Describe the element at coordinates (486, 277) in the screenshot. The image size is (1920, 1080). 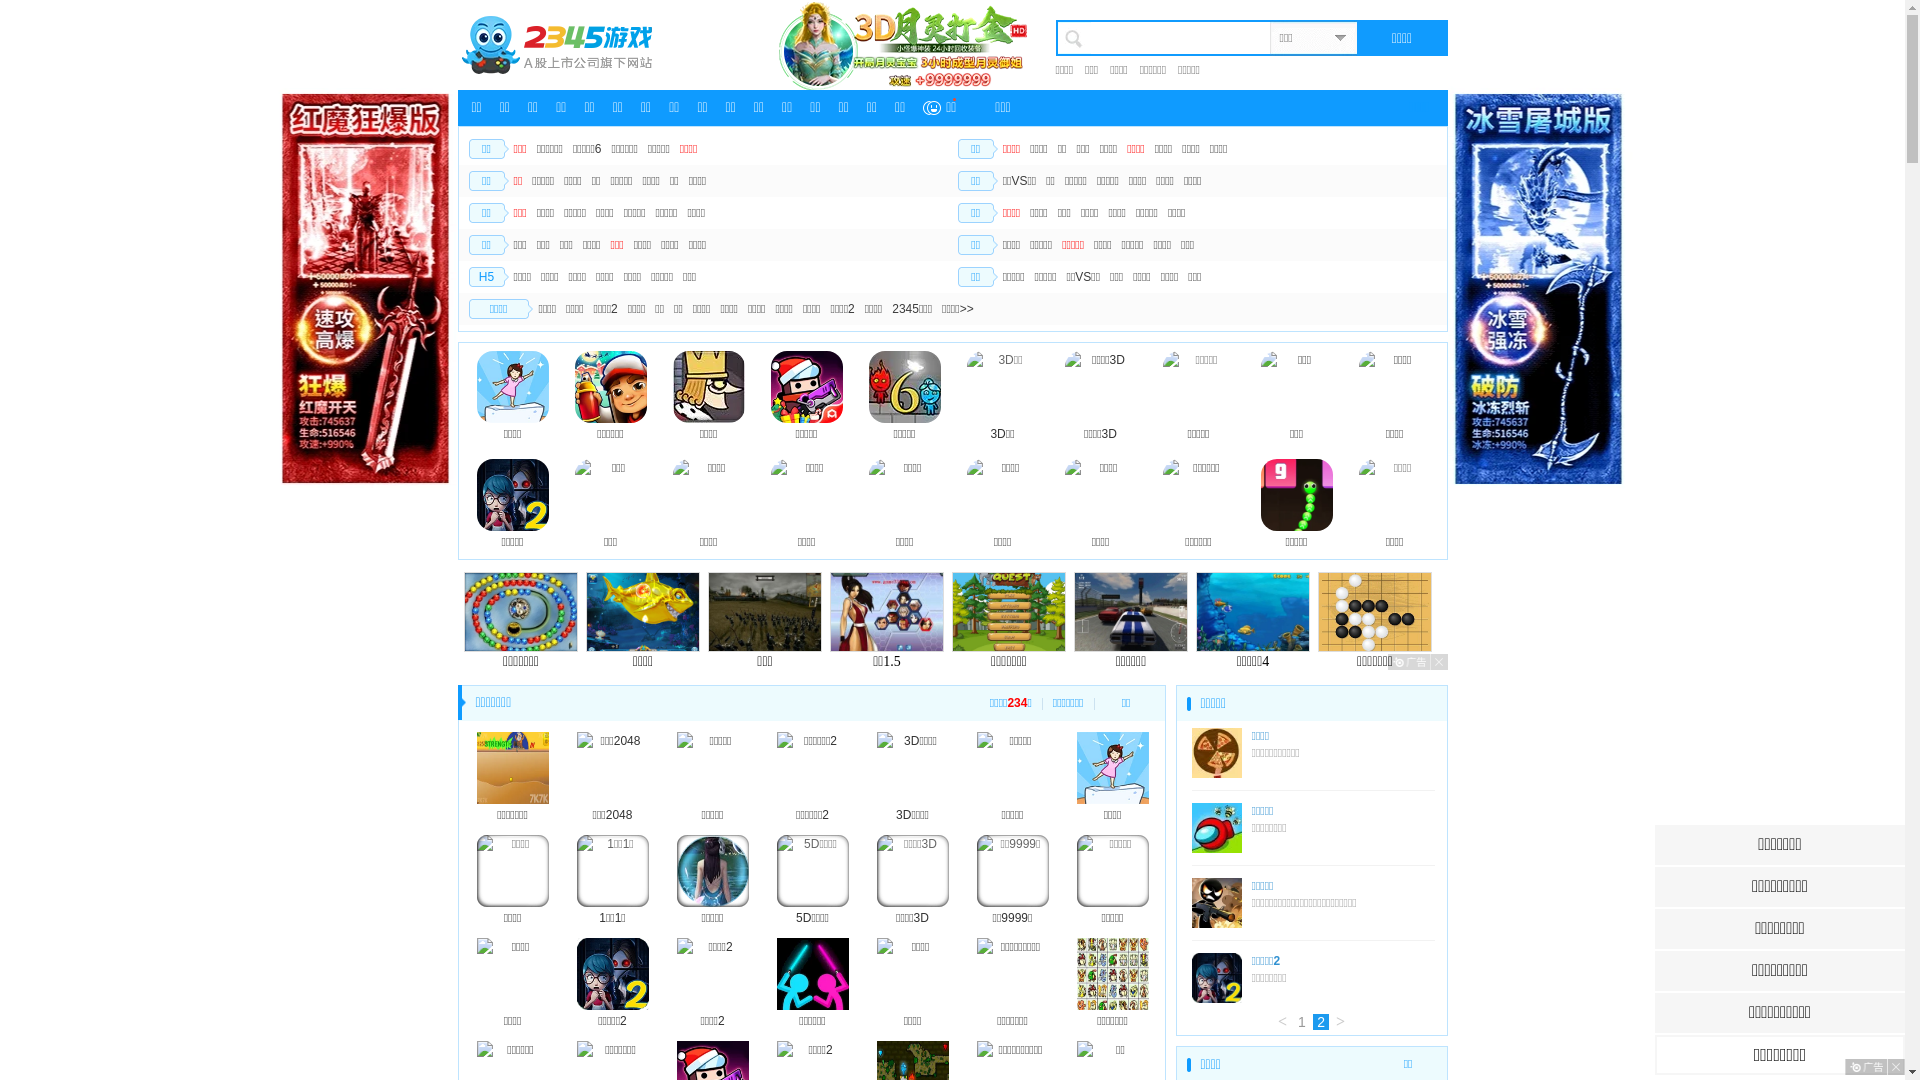
I see `'H5'` at that location.